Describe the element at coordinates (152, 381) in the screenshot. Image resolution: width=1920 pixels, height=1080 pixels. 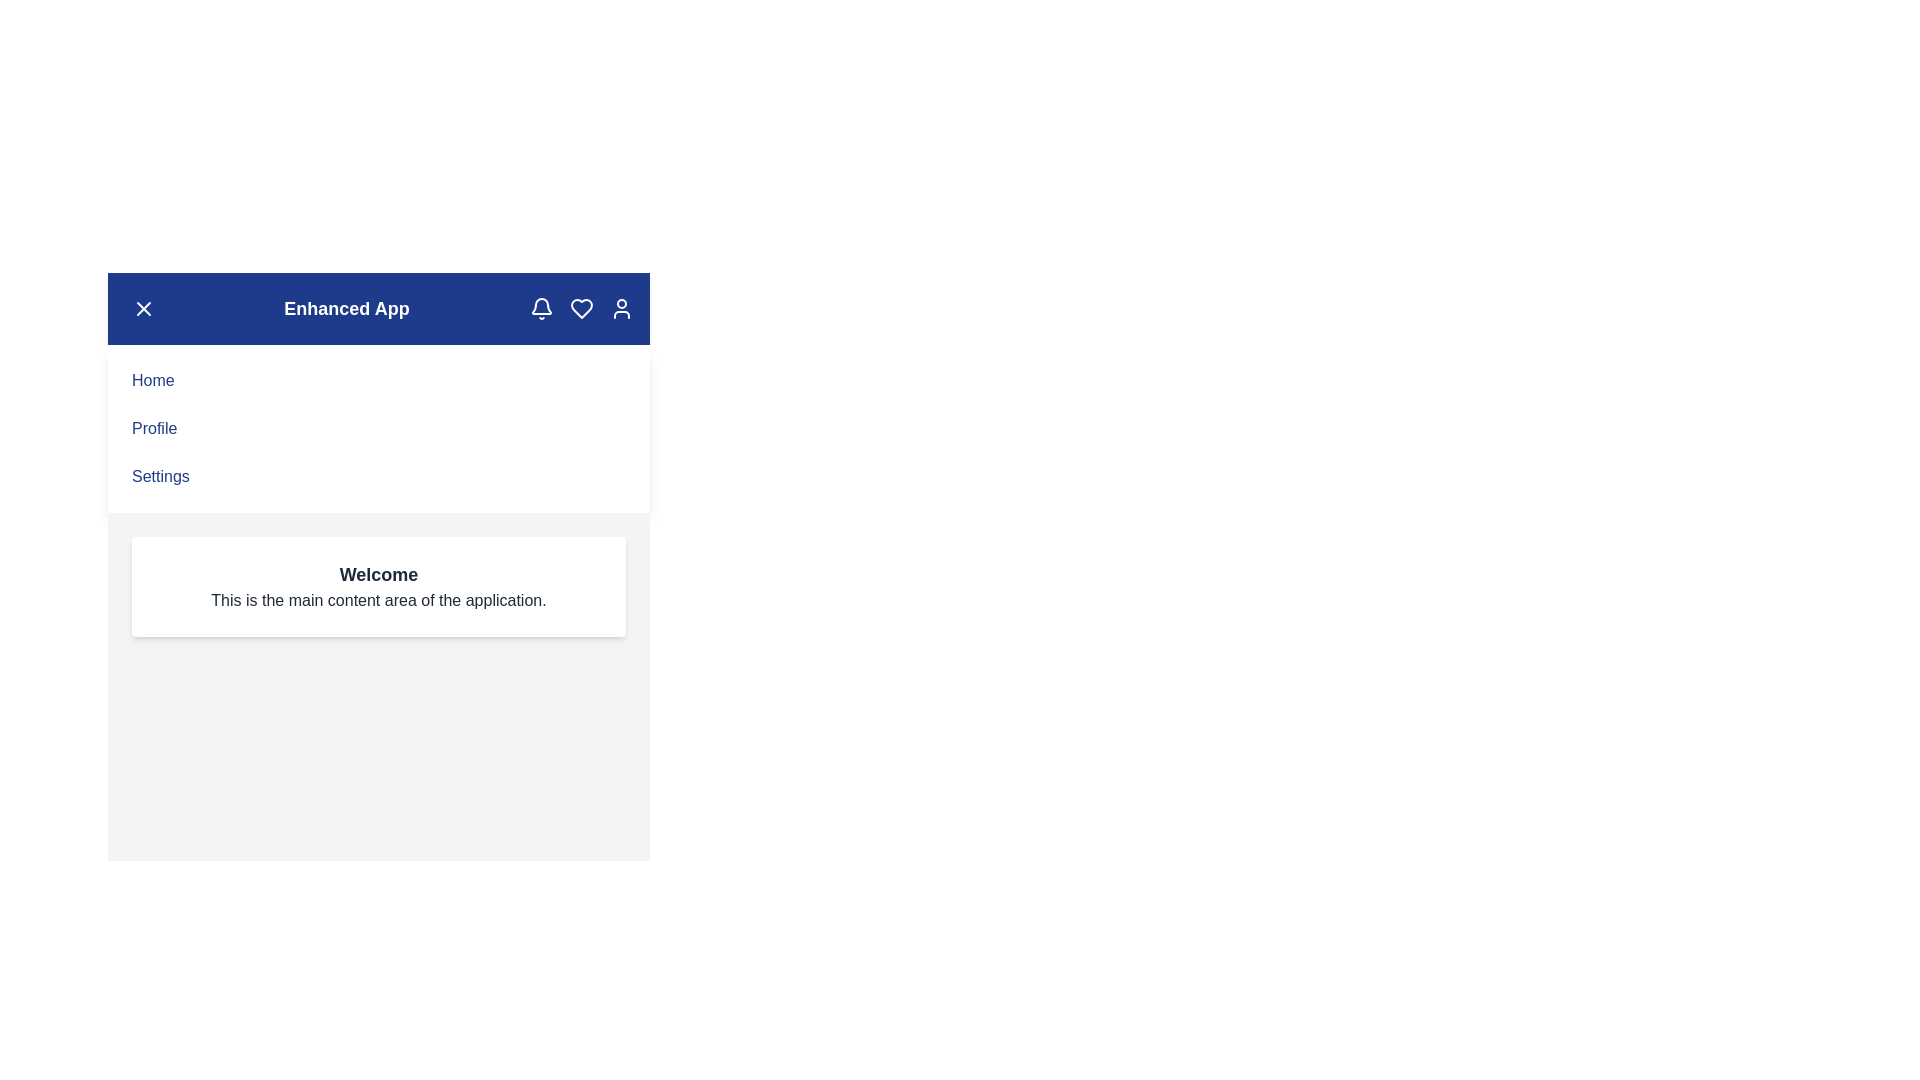
I see `the 'Home' menu item to navigate to the 'Home' section` at that location.